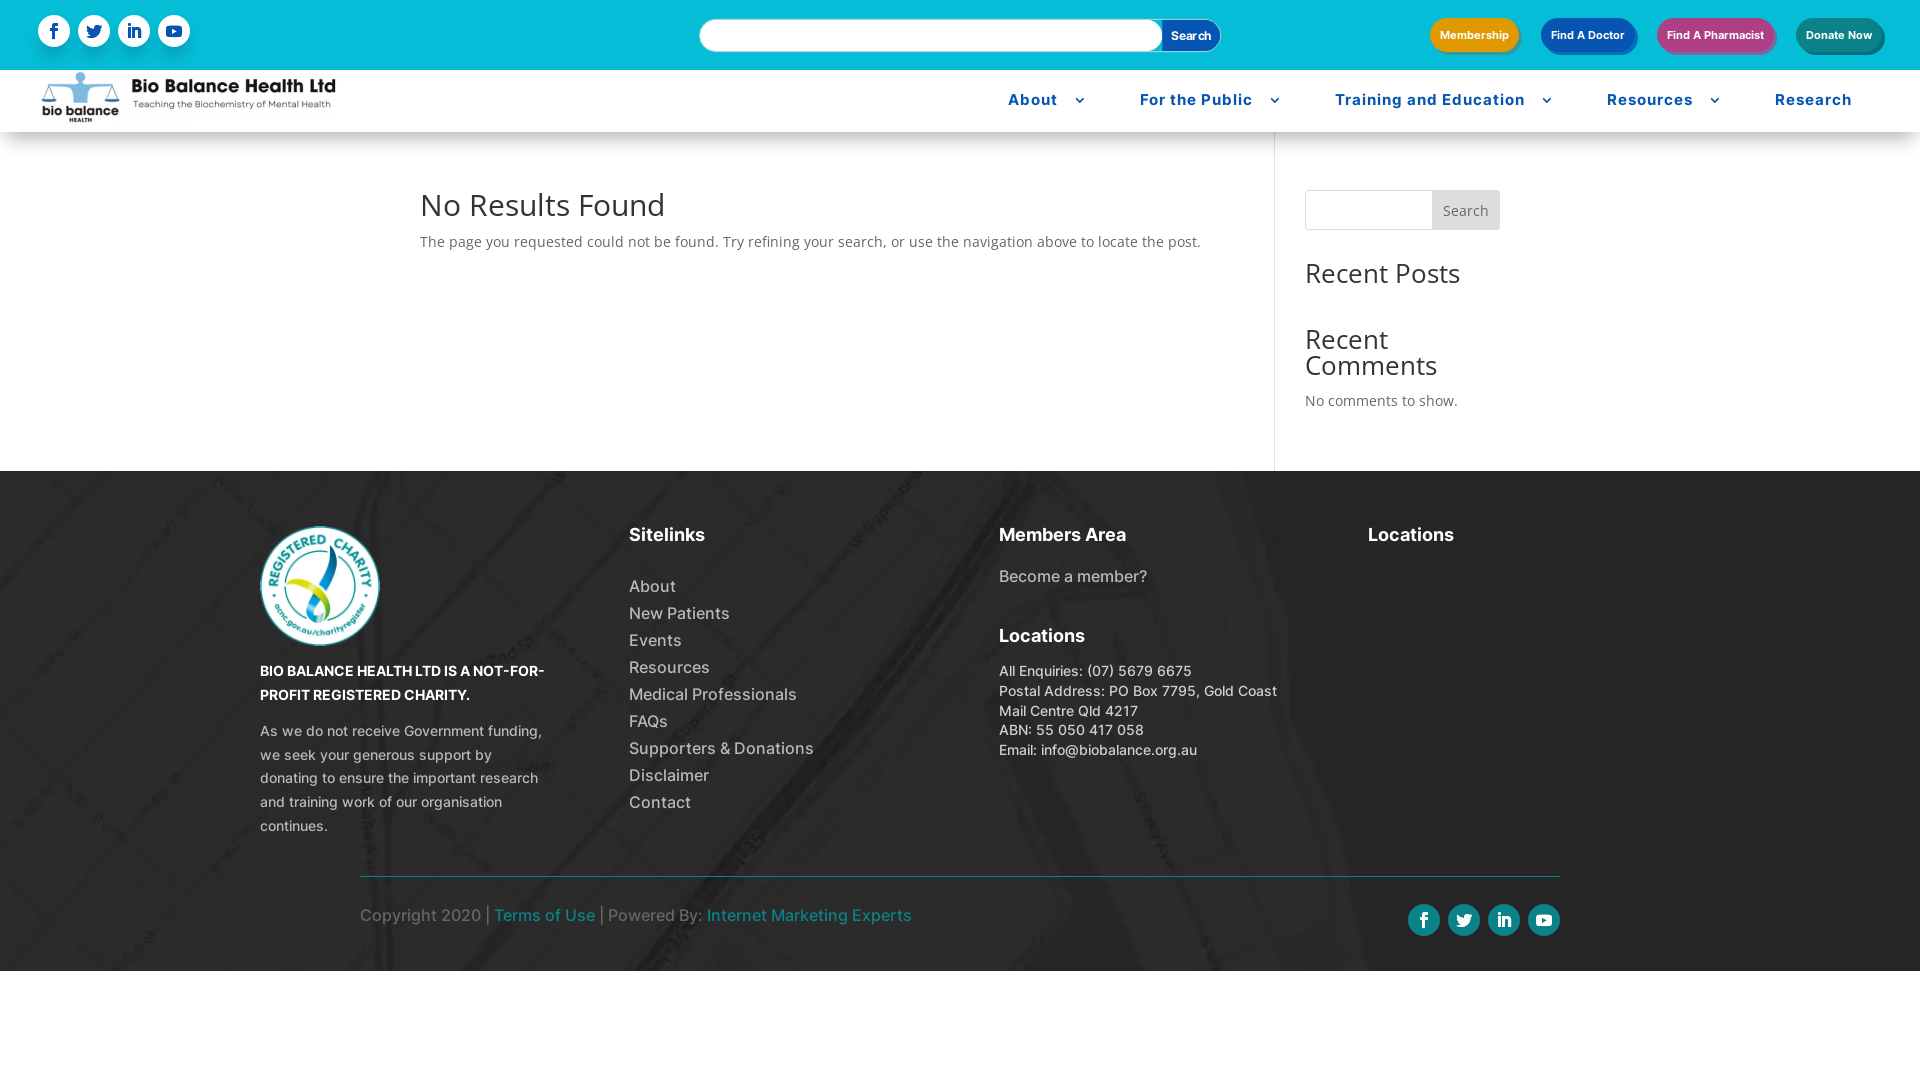 This screenshot has width=1920, height=1080. I want to click on 'Find A Doctor', so click(1587, 38).